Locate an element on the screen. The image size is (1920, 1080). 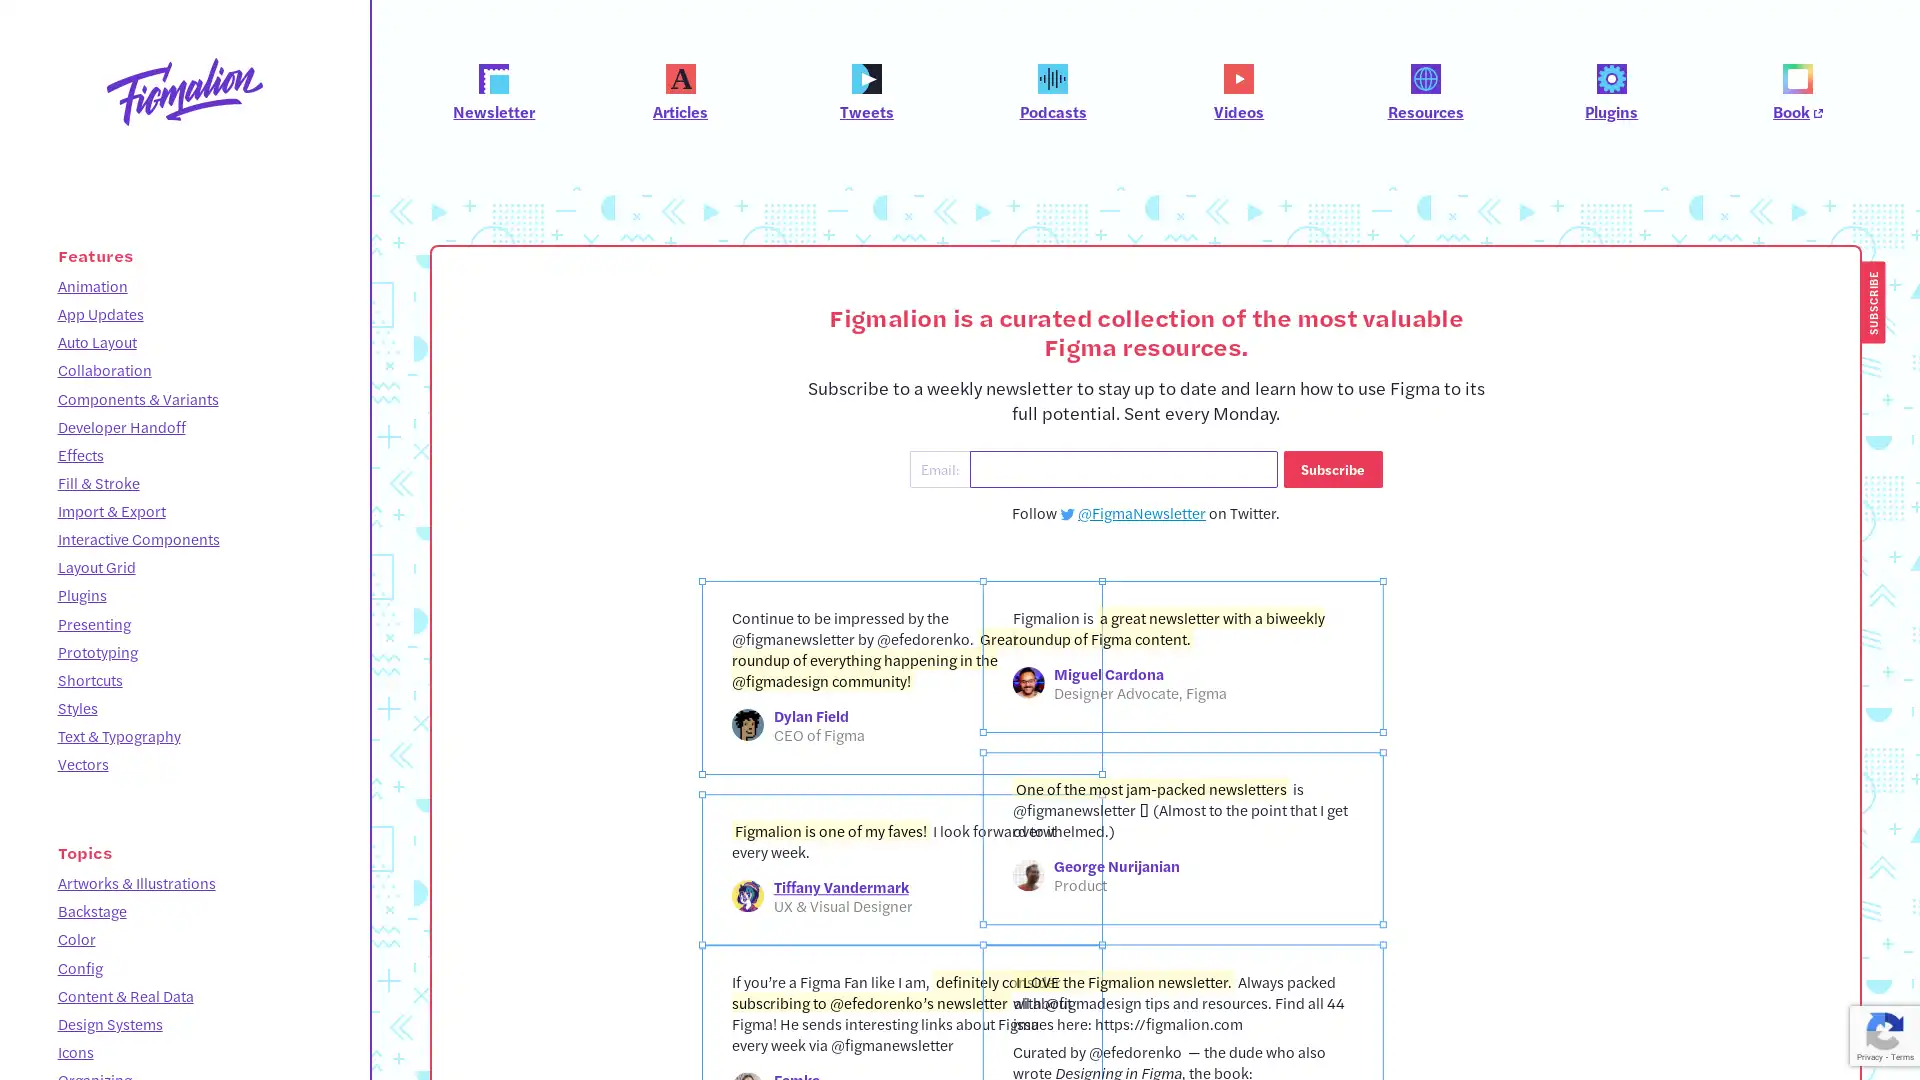
Subscribe is located at coordinates (1332, 469).